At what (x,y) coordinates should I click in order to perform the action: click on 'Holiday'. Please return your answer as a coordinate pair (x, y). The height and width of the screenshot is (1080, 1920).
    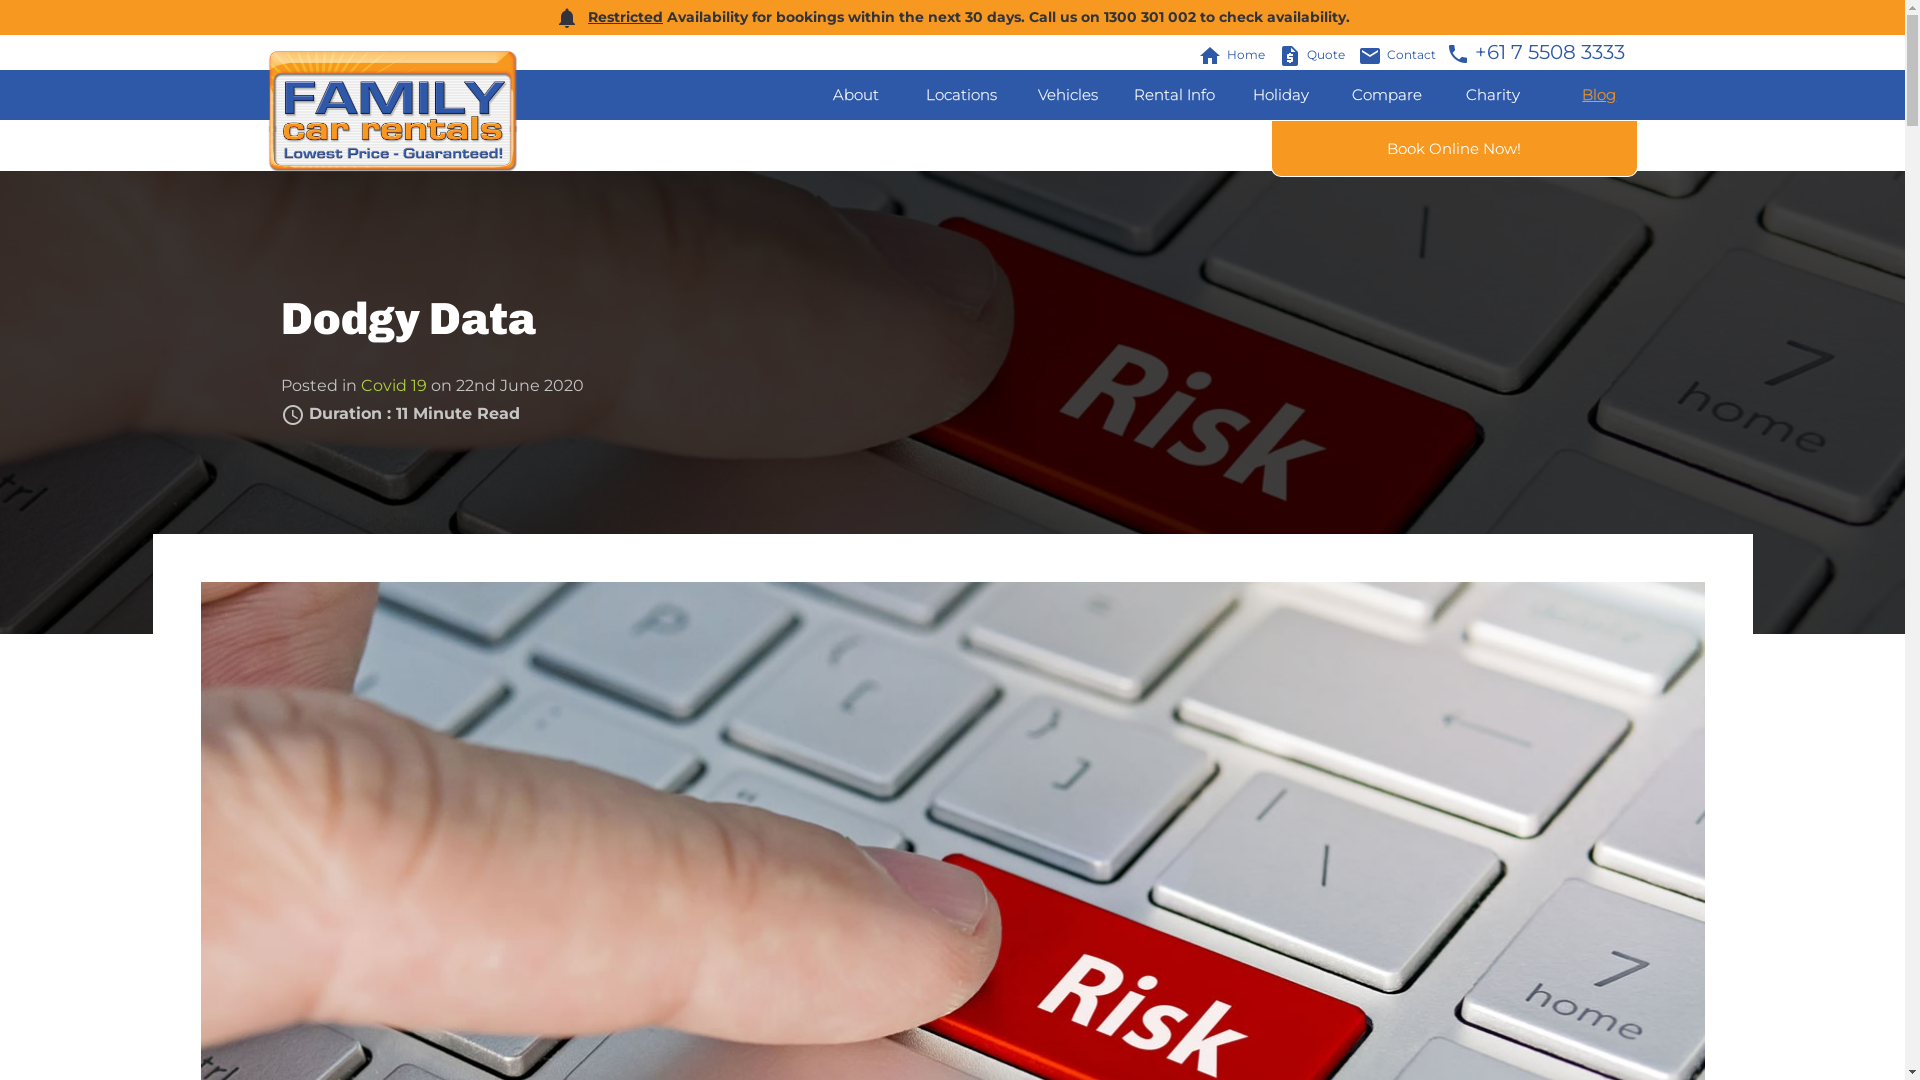
    Looking at the image, I should click on (1281, 95).